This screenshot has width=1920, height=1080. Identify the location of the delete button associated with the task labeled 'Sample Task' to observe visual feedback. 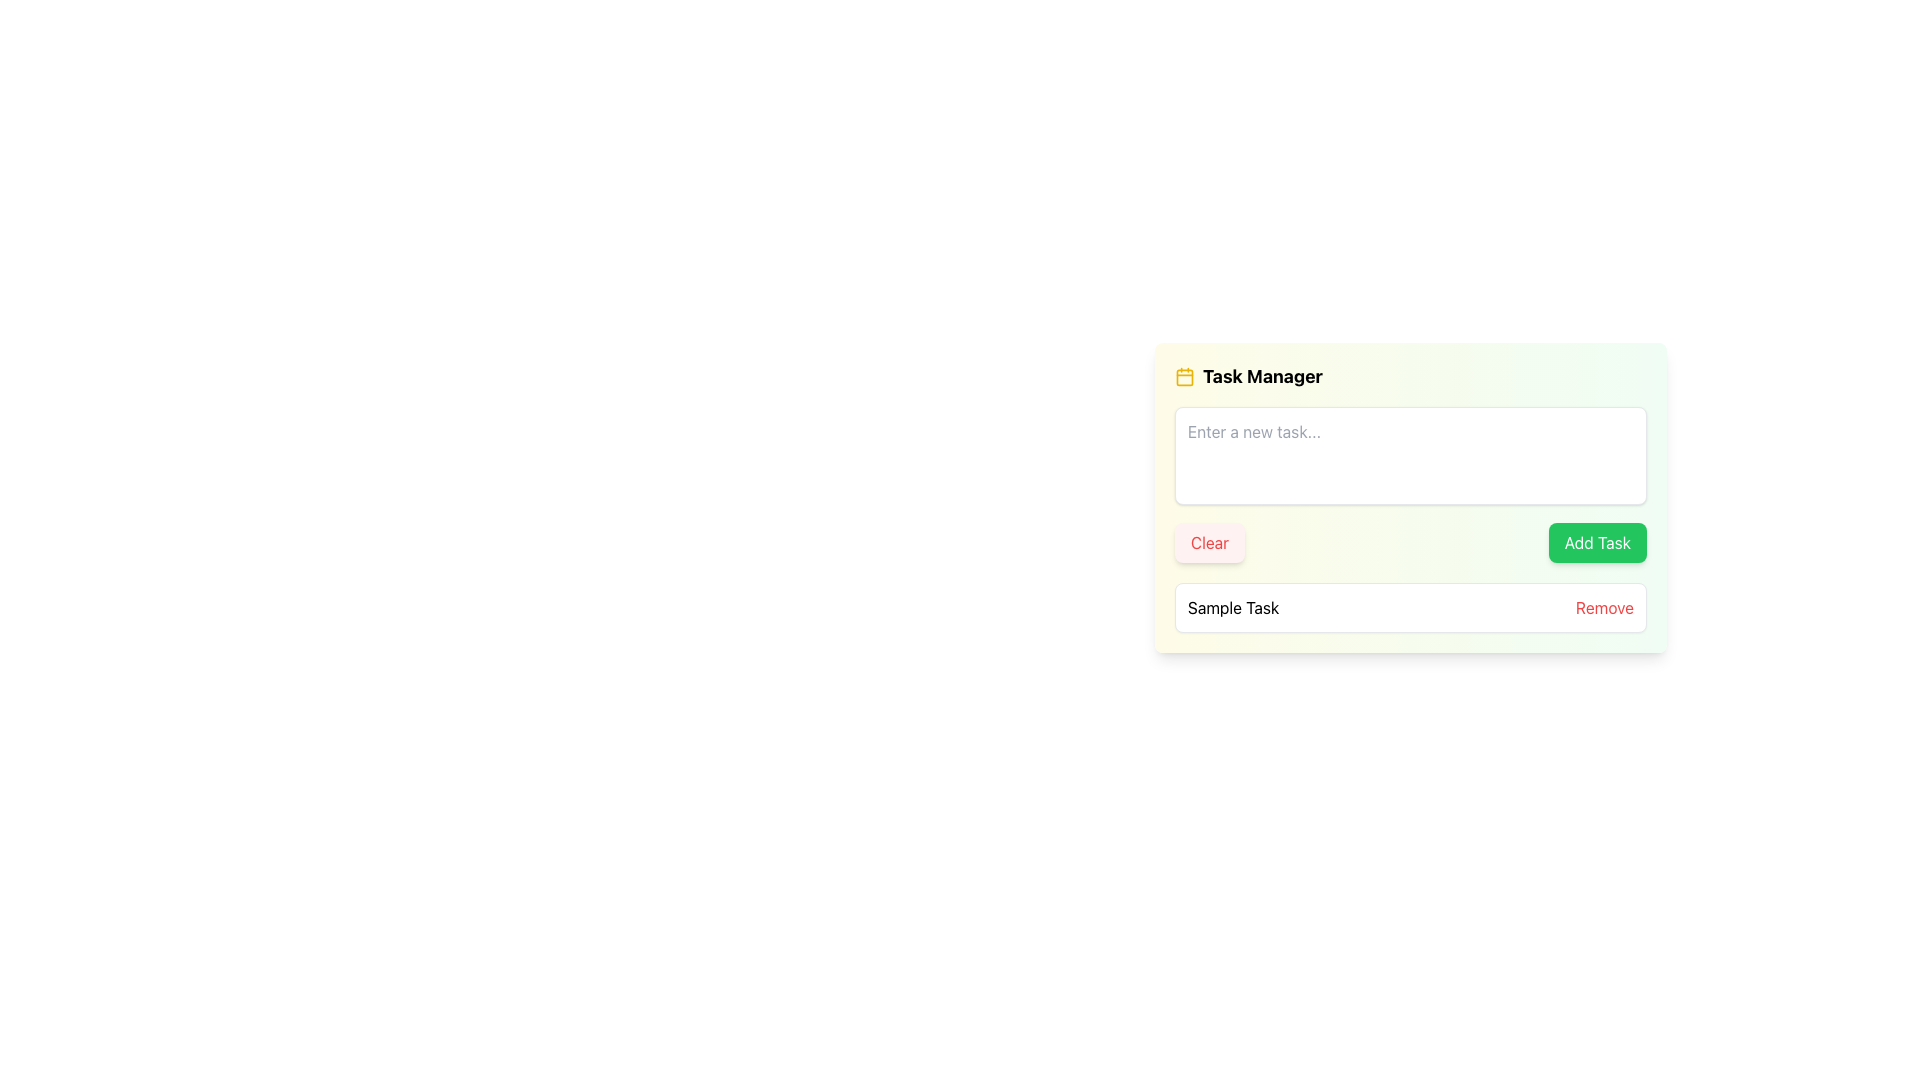
(1604, 607).